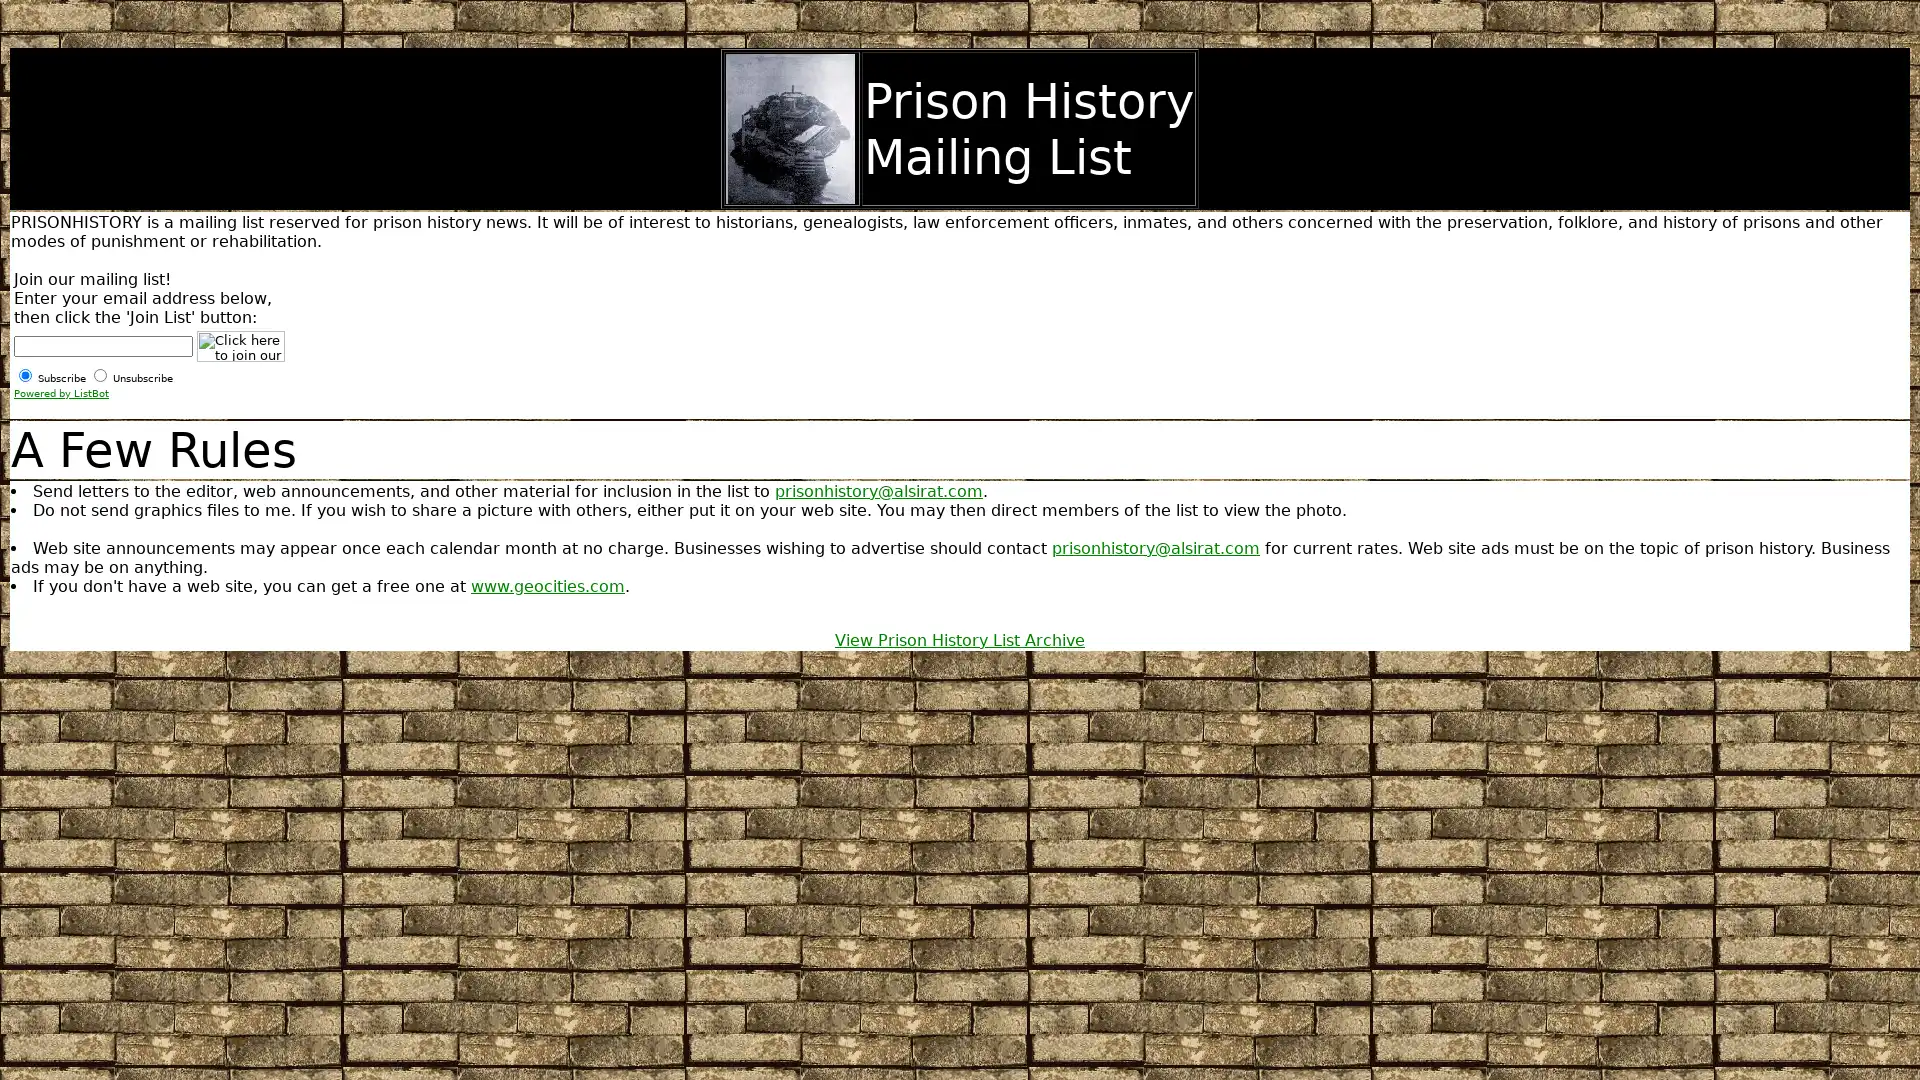 The width and height of the screenshot is (1920, 1080). Describe the element at coordinates (240, 345) in the screenshot. I see `Click here to join our mailing list!` at that location.